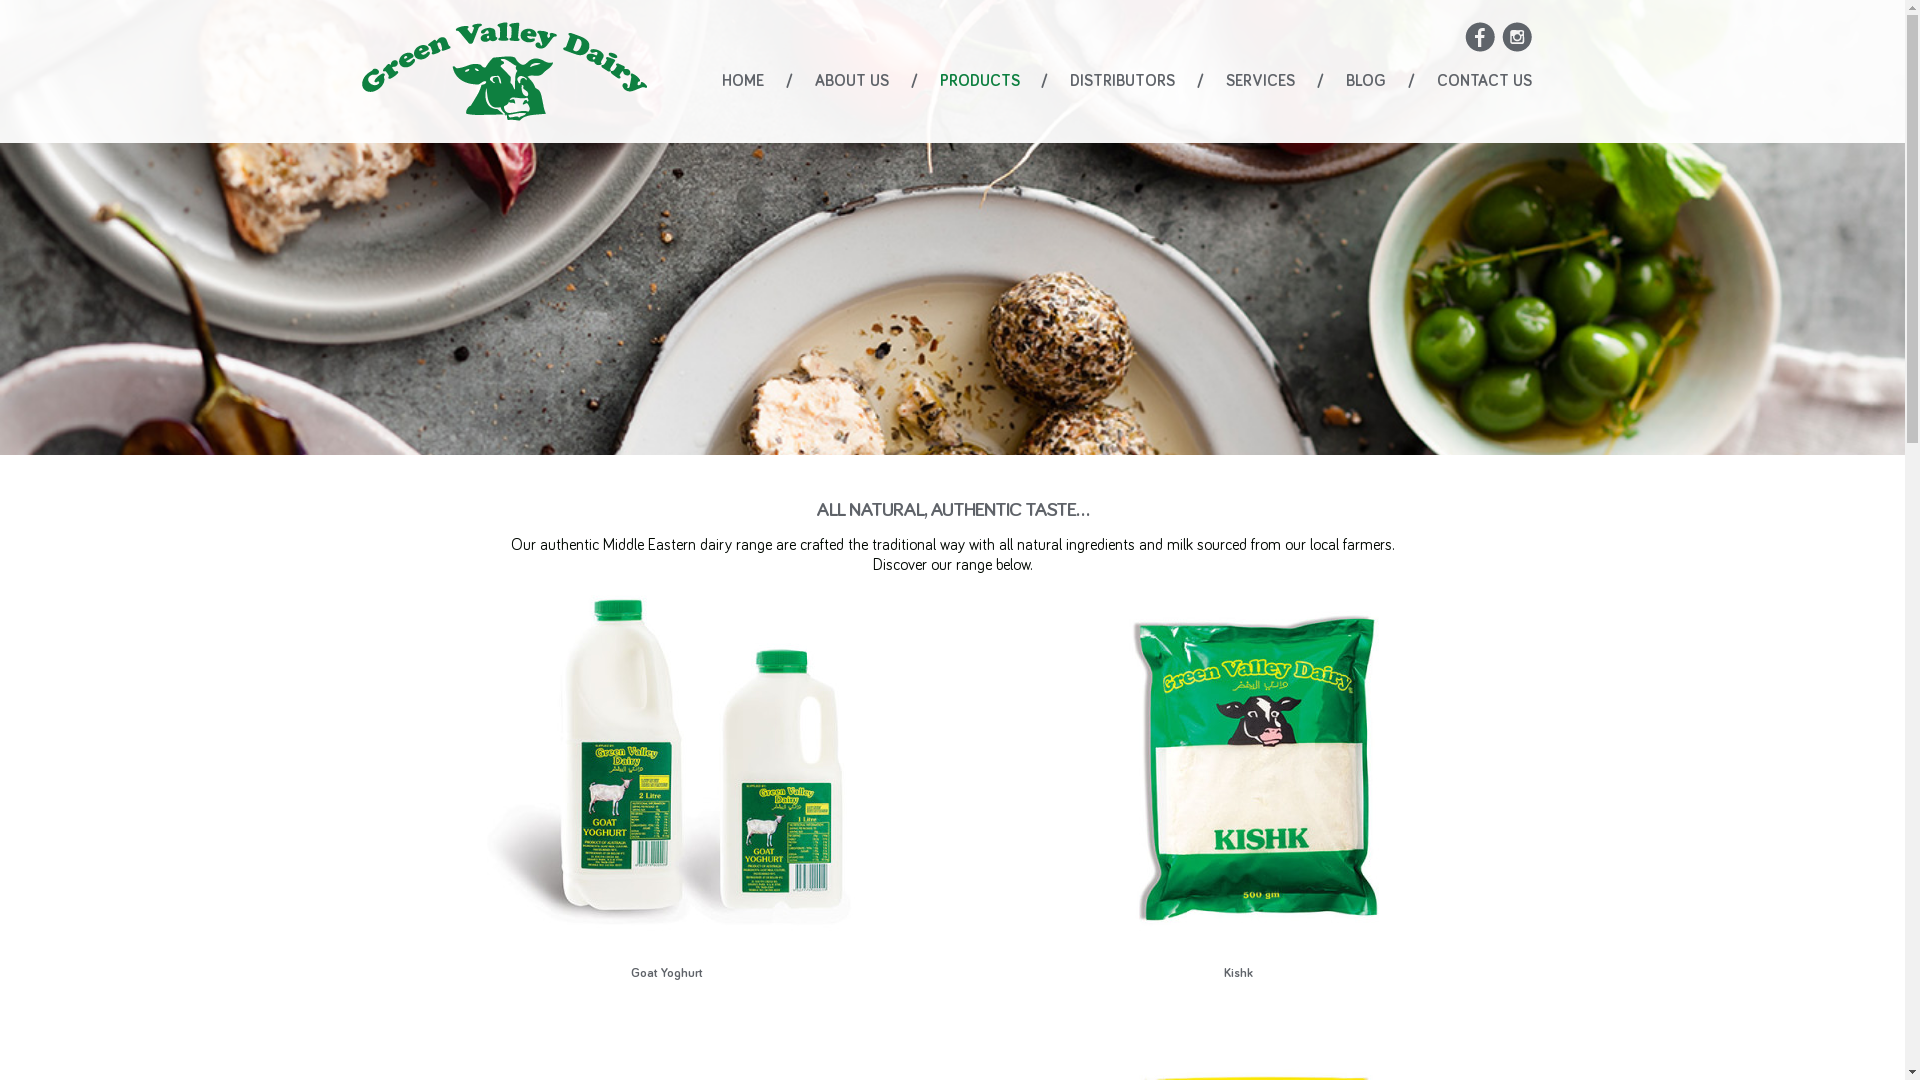  Describe the element at coordinates (1365, 80) in the screenshot. I see `'BLOG'` at that location.